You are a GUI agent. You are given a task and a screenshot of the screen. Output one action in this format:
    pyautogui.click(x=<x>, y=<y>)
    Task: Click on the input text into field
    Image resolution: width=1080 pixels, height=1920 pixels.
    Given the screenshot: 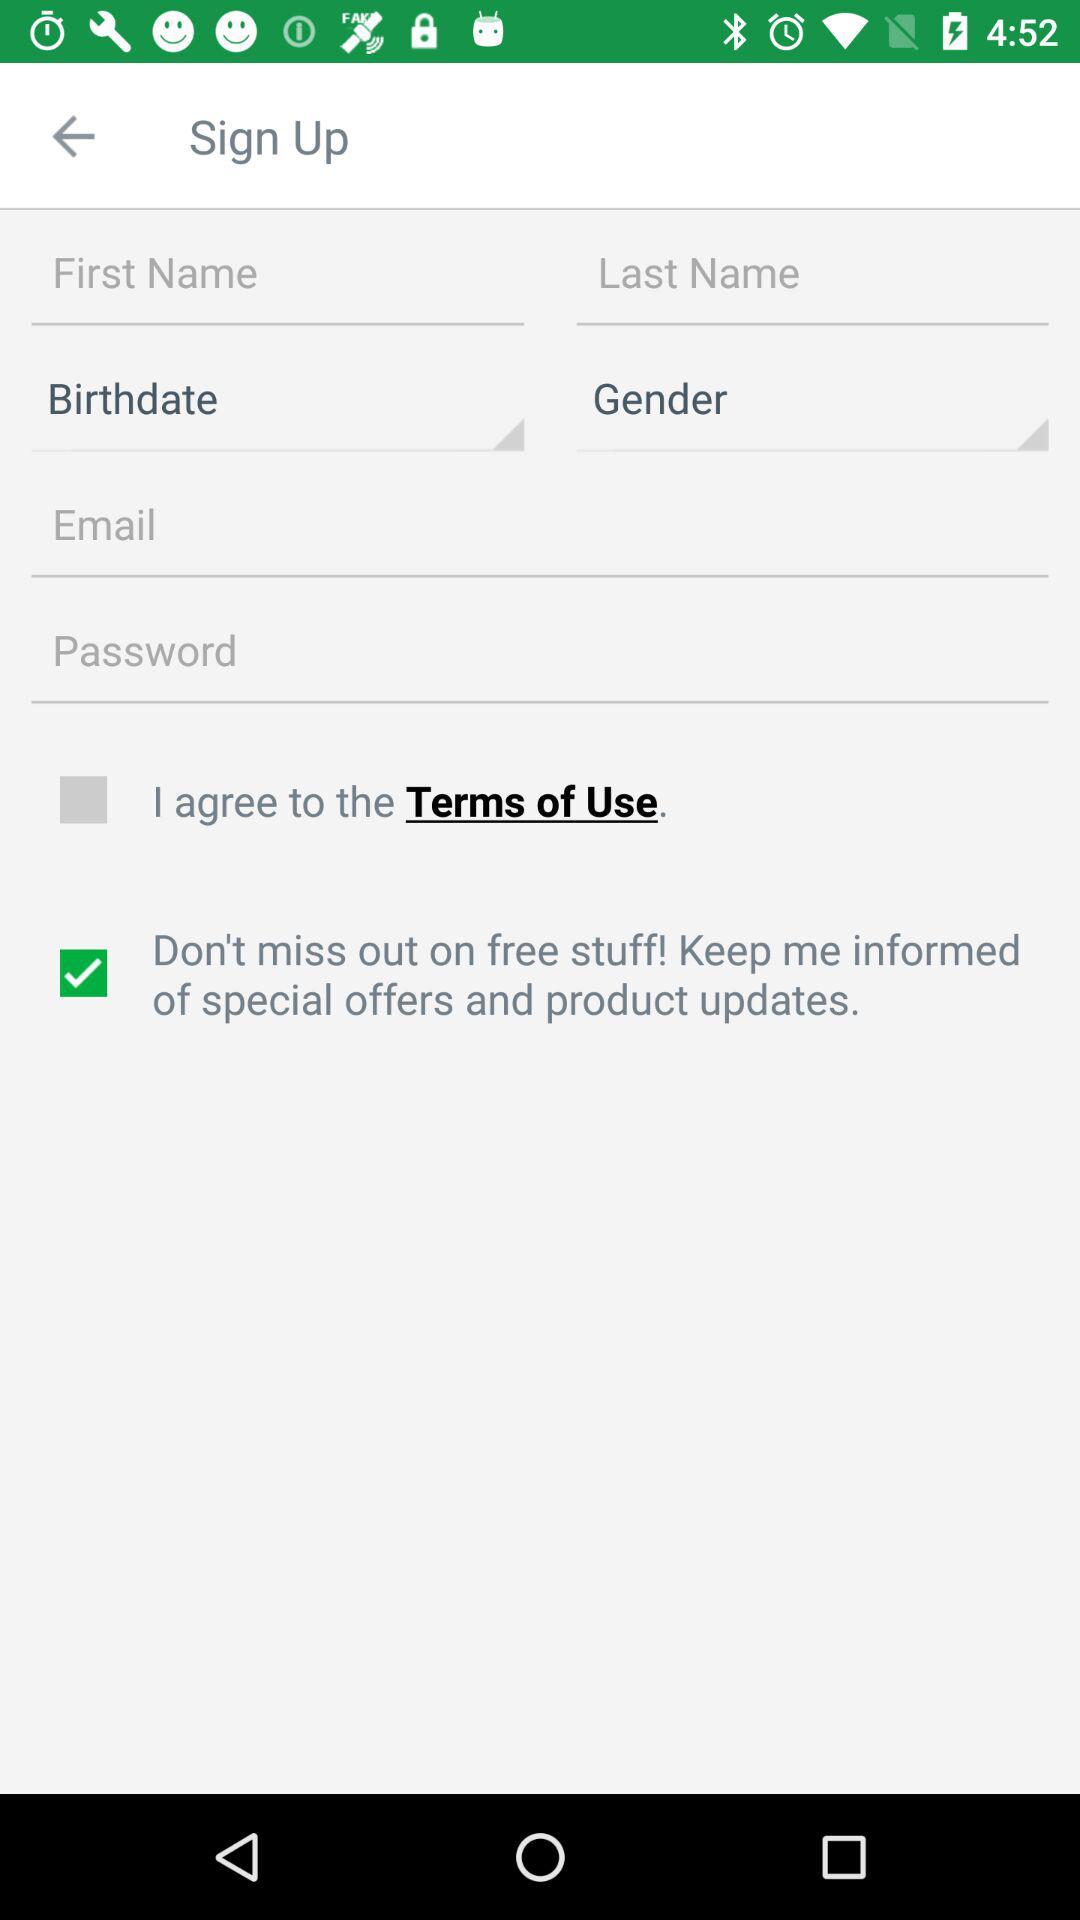 What is the action you would take?
    pyautogui.click(x=277, y=272)
    